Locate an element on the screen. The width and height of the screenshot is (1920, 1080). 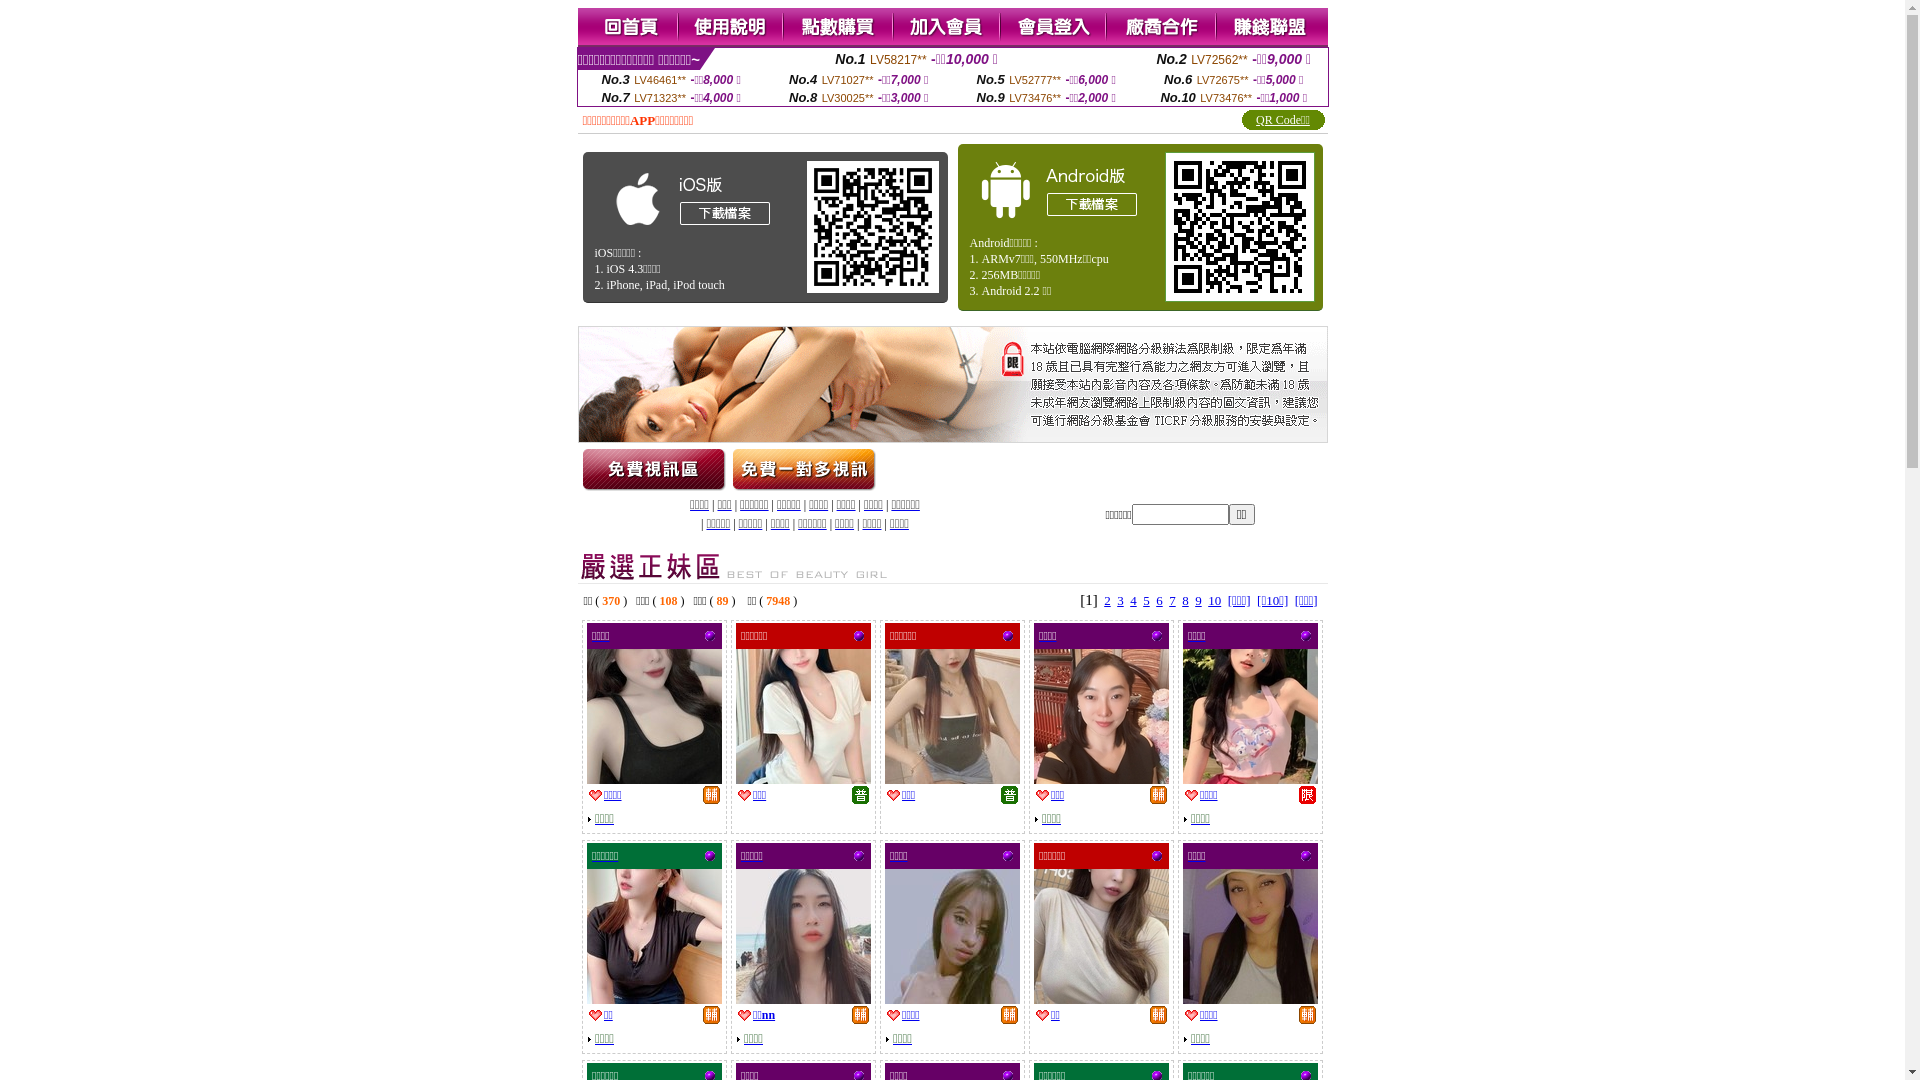
'10' is located at coordinates (1213, 599).